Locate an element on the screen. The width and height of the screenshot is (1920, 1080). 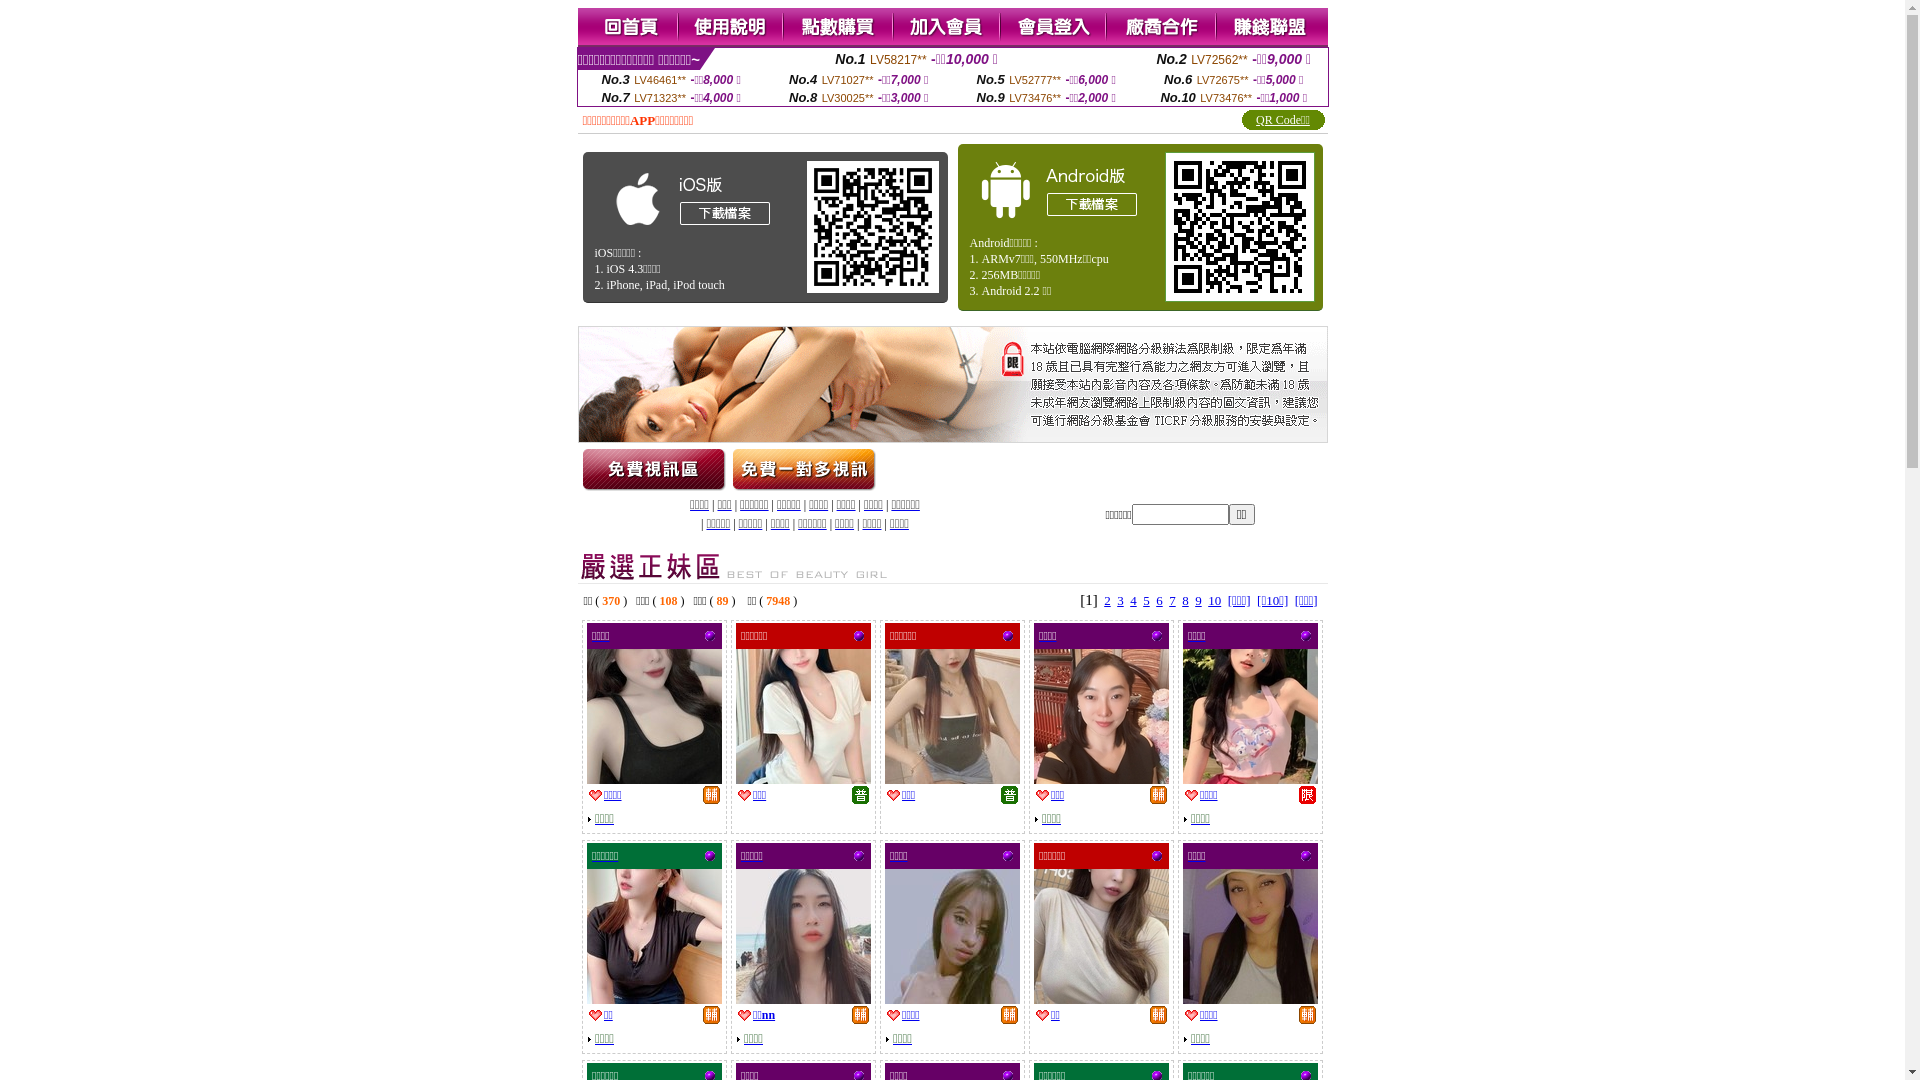
'10' is located at coordinates (1213, 599).